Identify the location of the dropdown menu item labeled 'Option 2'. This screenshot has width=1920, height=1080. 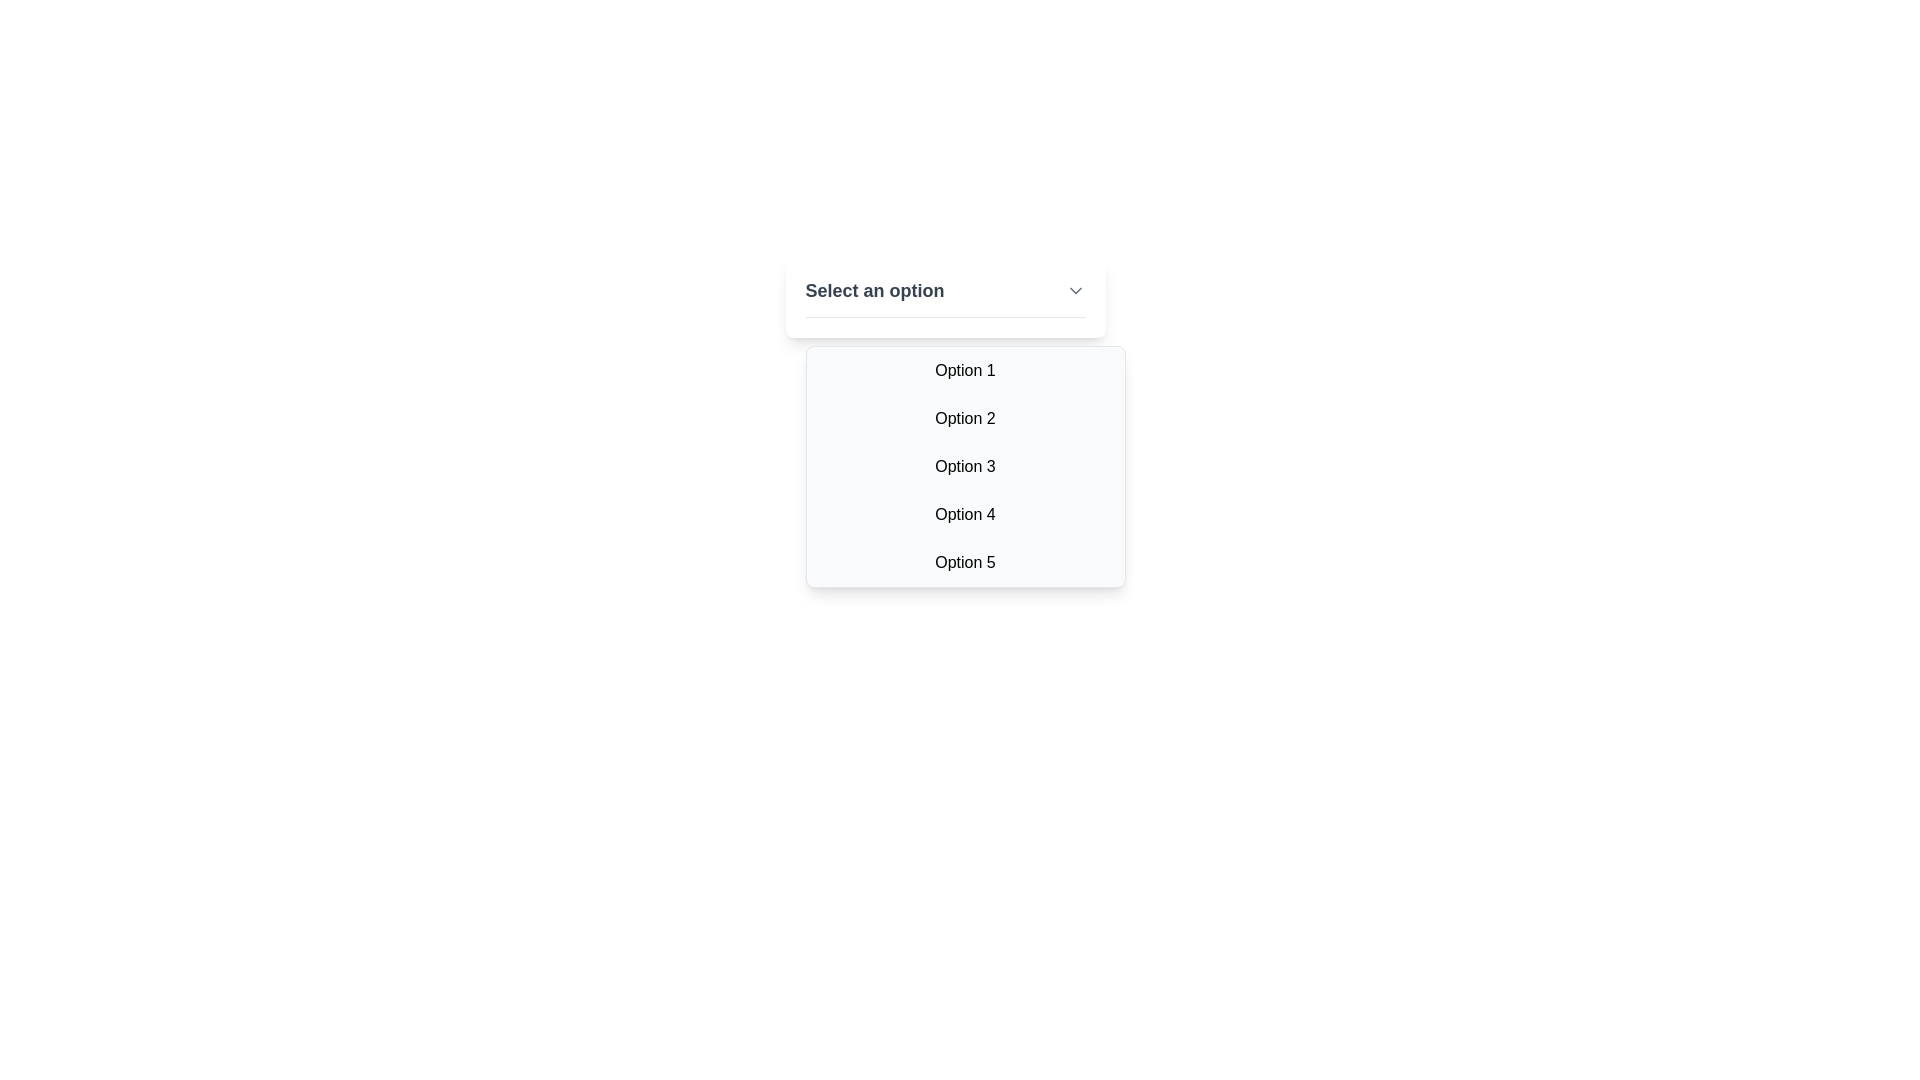
(965, 418).